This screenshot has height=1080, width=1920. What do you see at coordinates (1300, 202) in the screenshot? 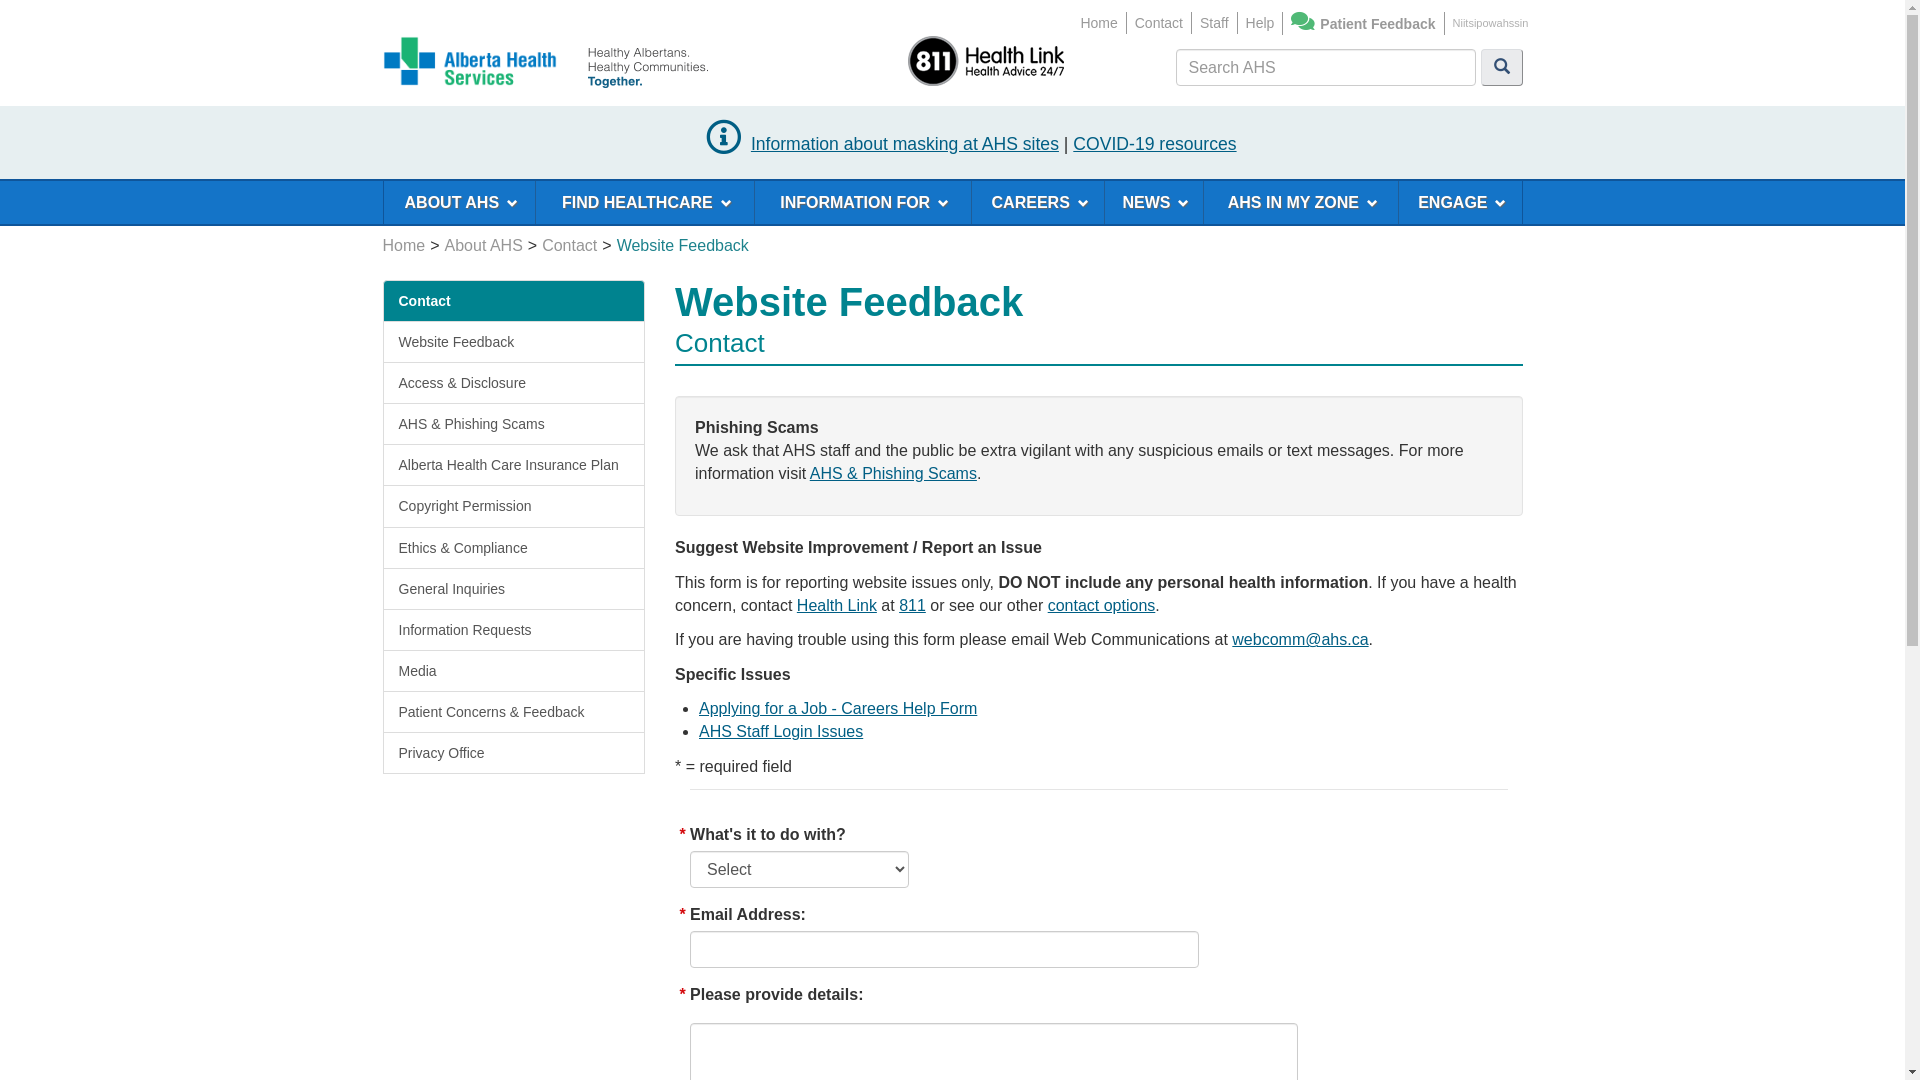
I see `'AHS IN MY ZONE'` at bounding box center [1300, 202].